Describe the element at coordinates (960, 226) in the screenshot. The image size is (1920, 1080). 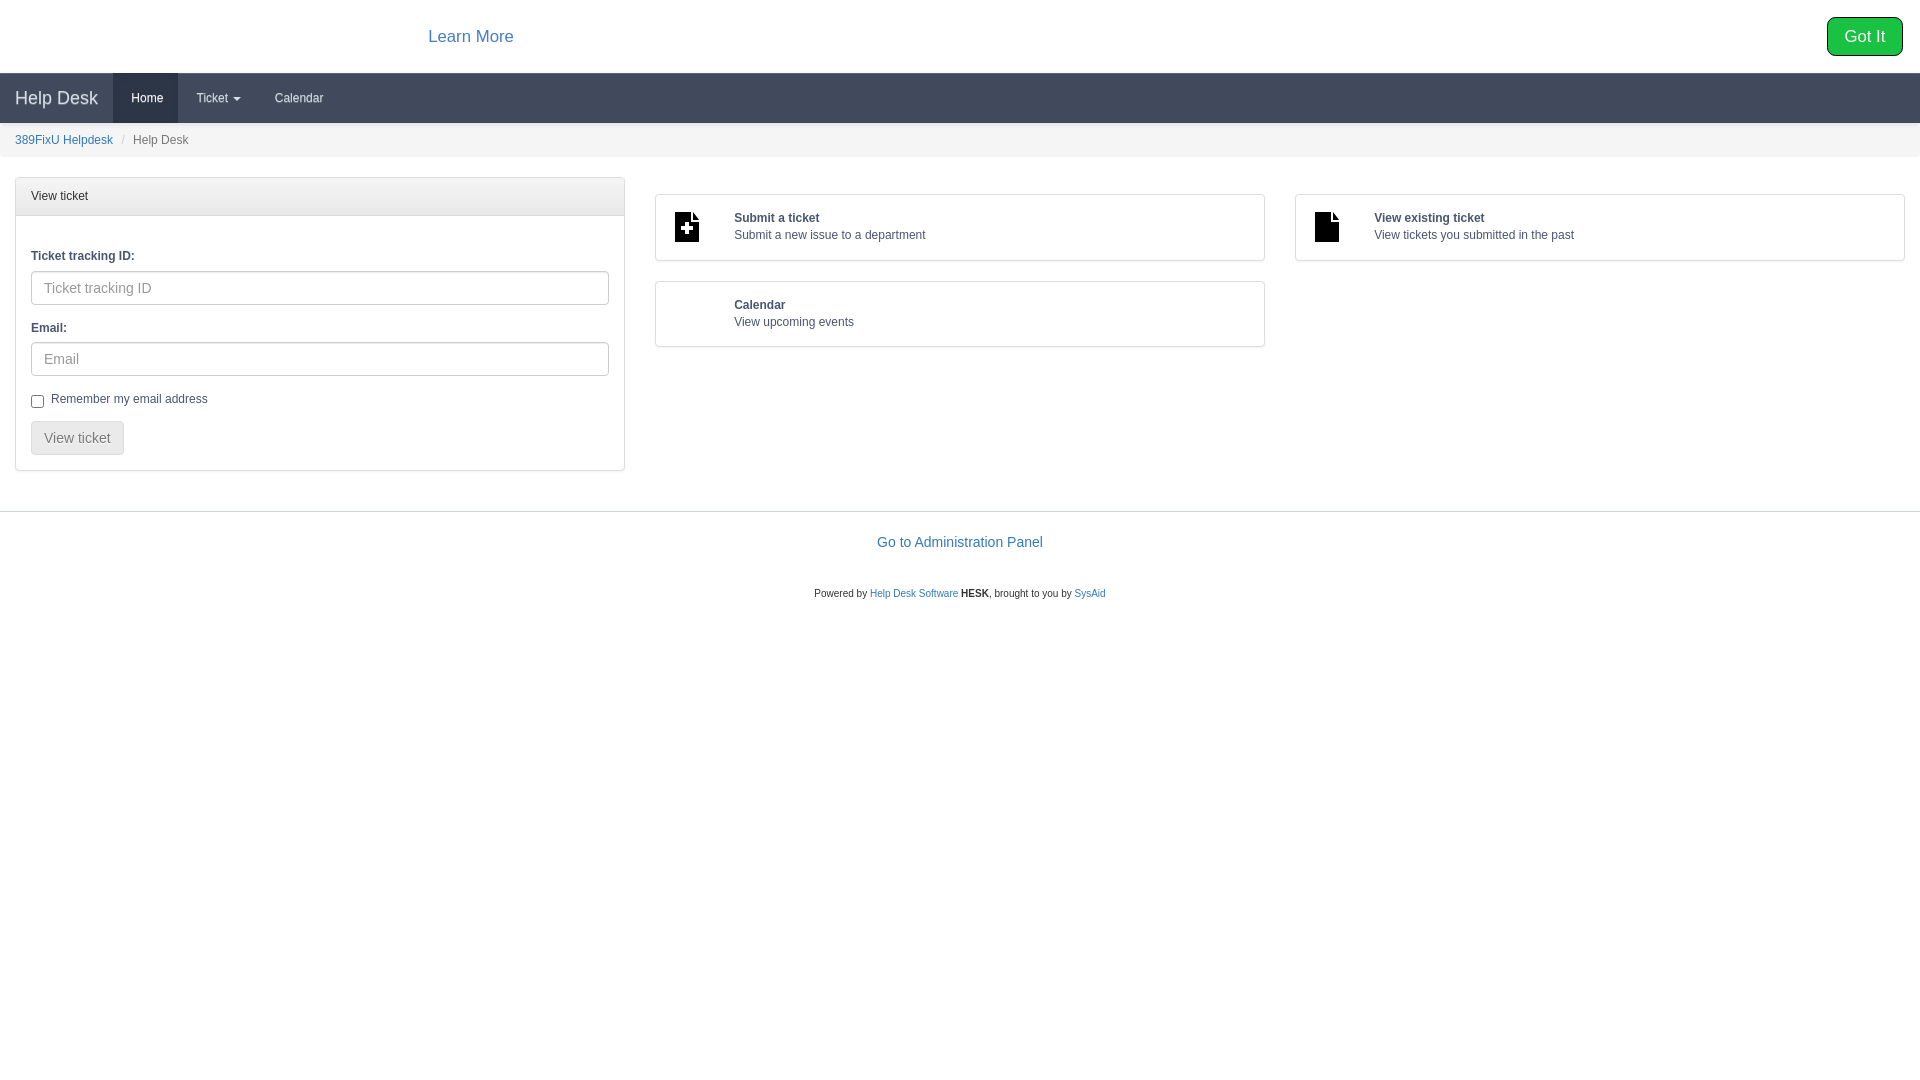
I see `'Submit a ticket` at that location.